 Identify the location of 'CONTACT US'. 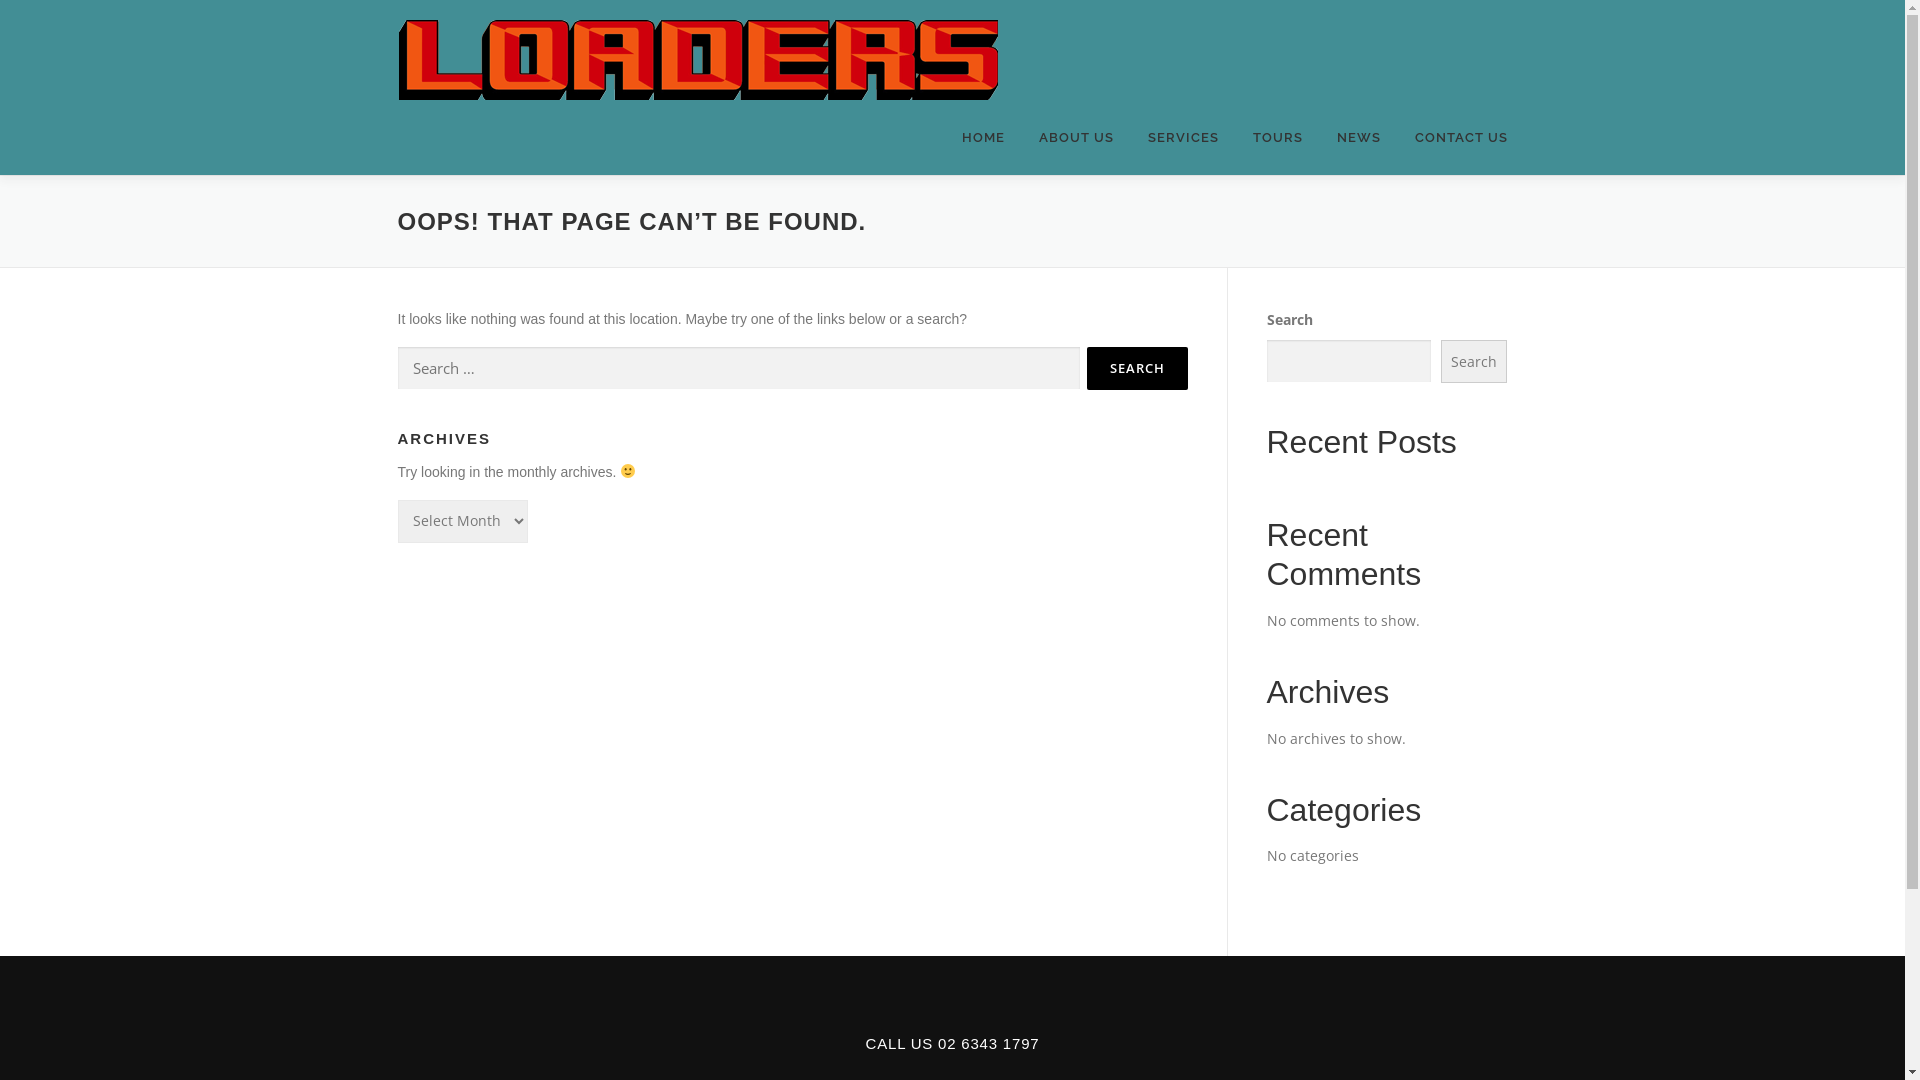
(1453, 136).